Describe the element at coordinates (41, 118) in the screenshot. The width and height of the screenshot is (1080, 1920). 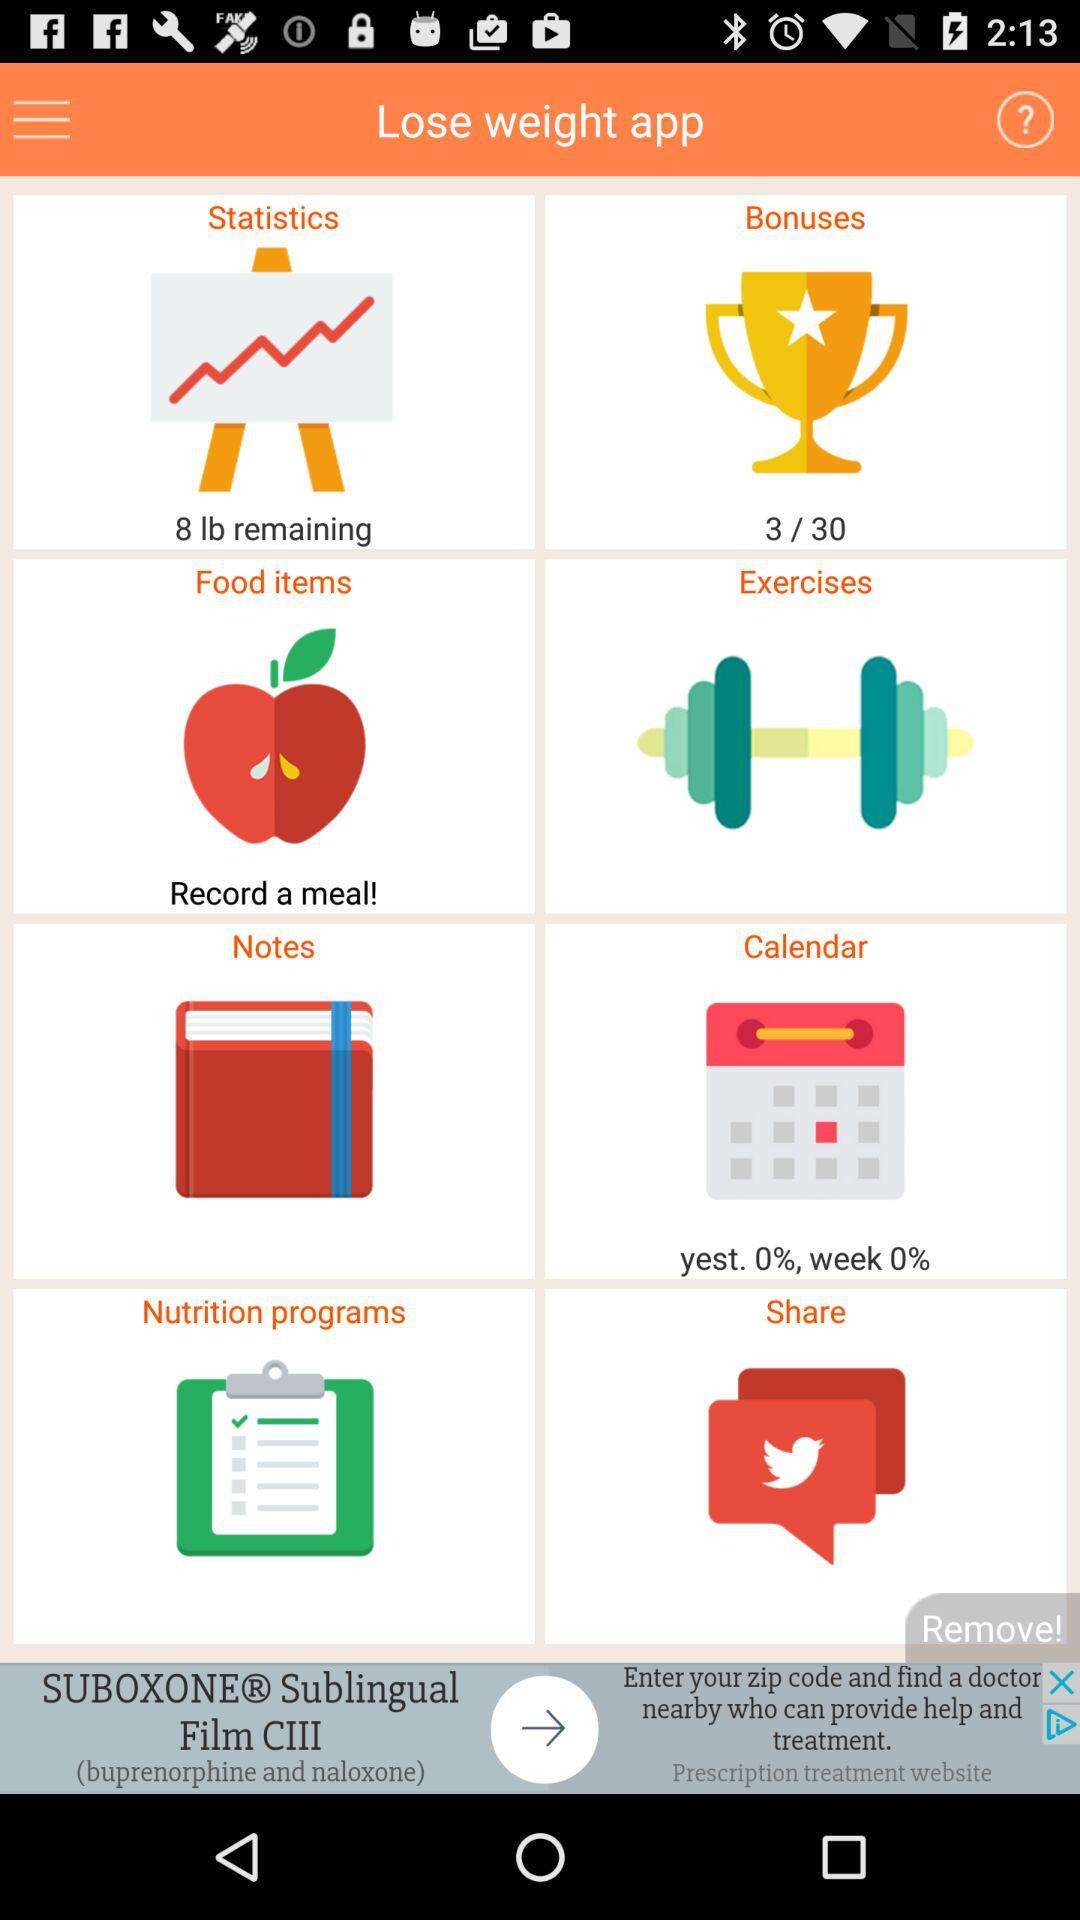
I see `menu icon` at that location.